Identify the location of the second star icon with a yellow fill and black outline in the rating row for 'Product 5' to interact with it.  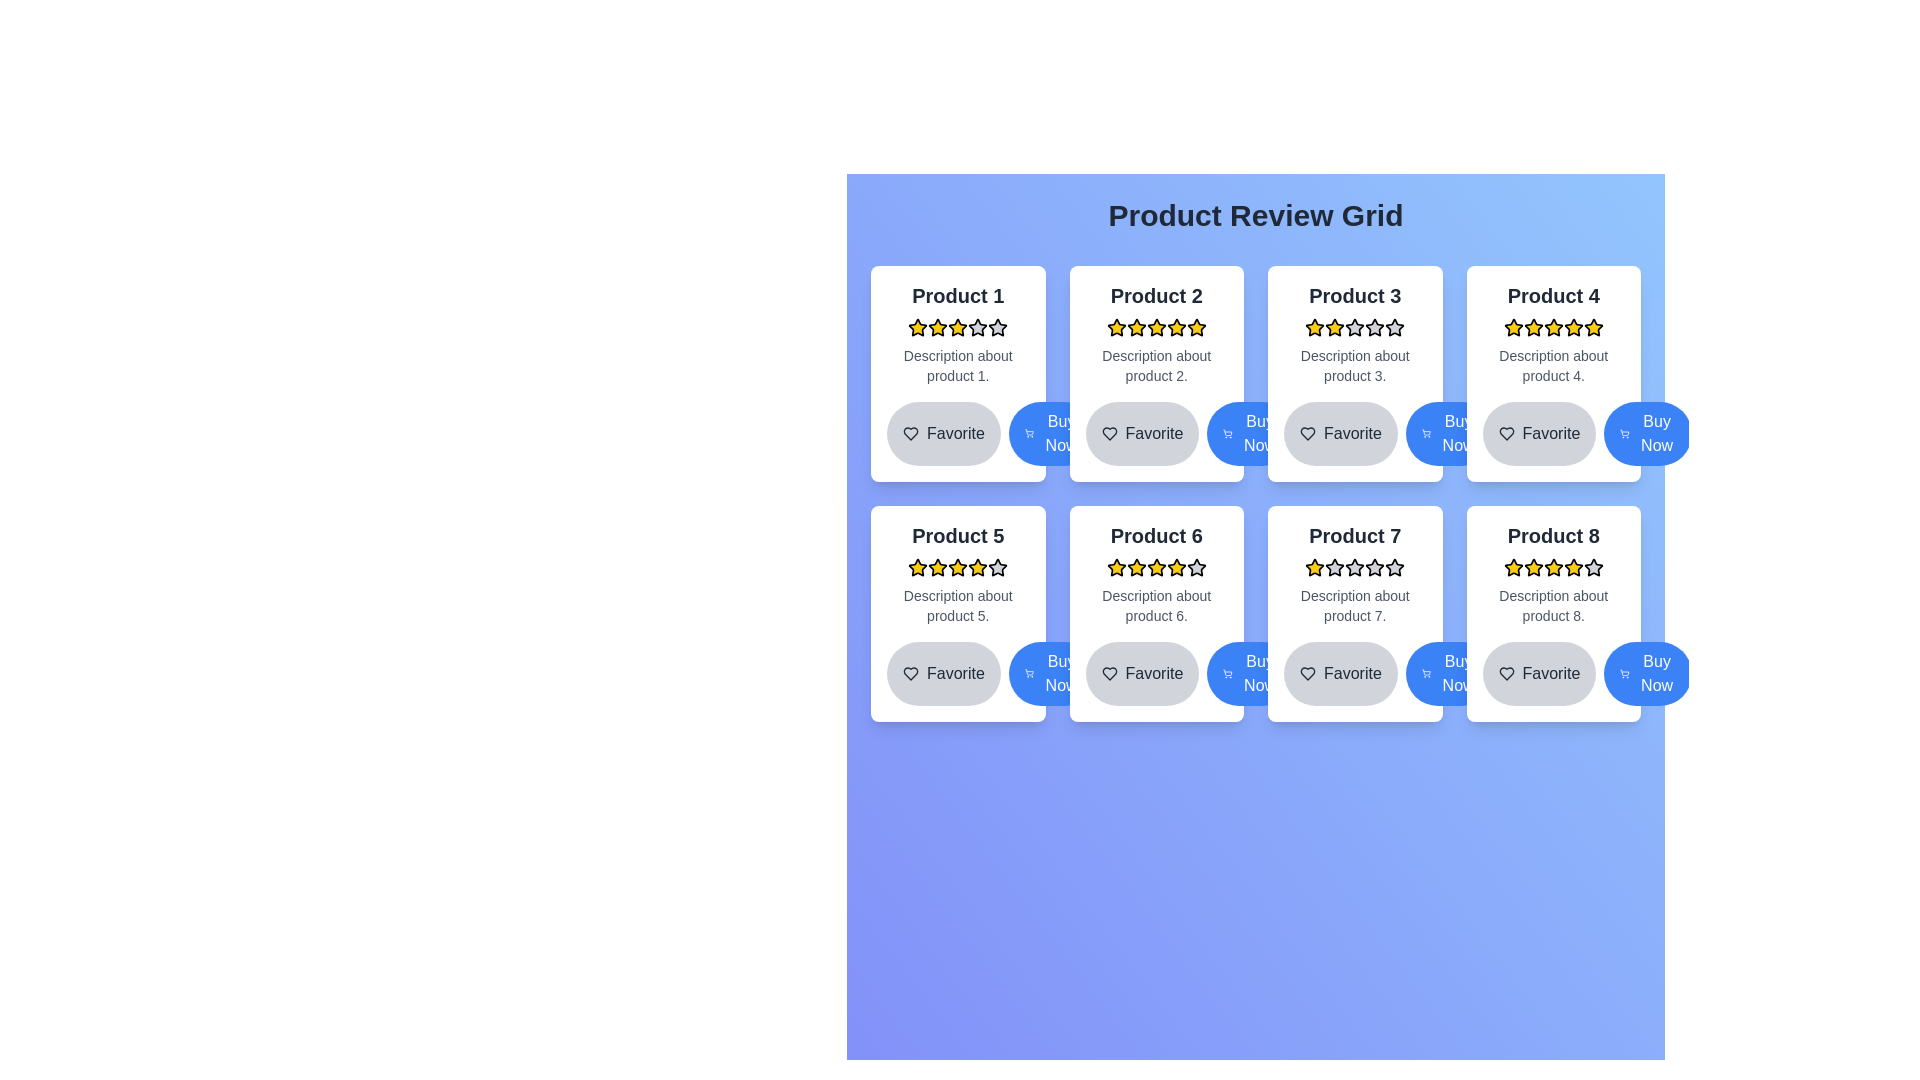
(937, 567).